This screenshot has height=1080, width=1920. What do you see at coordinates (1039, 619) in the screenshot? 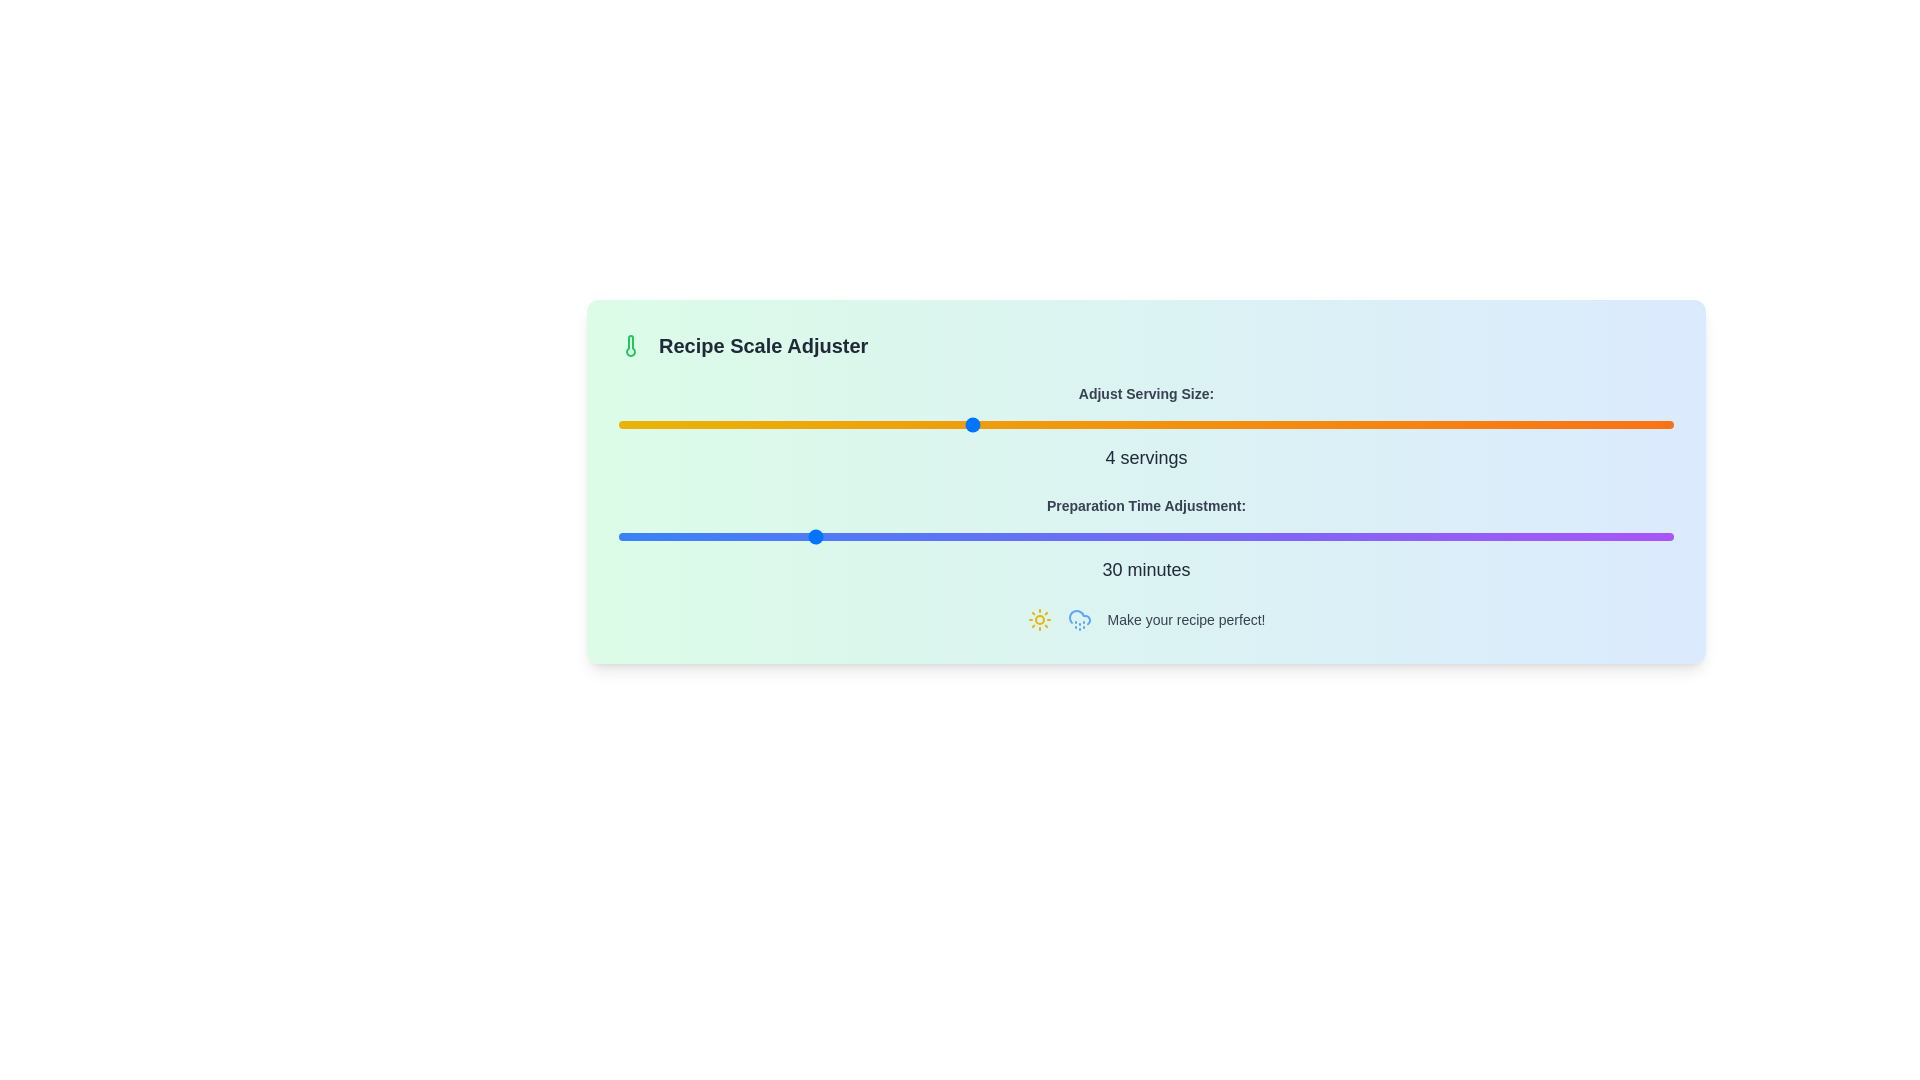
I see `the decorative sunny icon located at the bottom of the card, which is the first icon in the sequence before the cloud icon with raindrops` at bounding box center [1039, 619].